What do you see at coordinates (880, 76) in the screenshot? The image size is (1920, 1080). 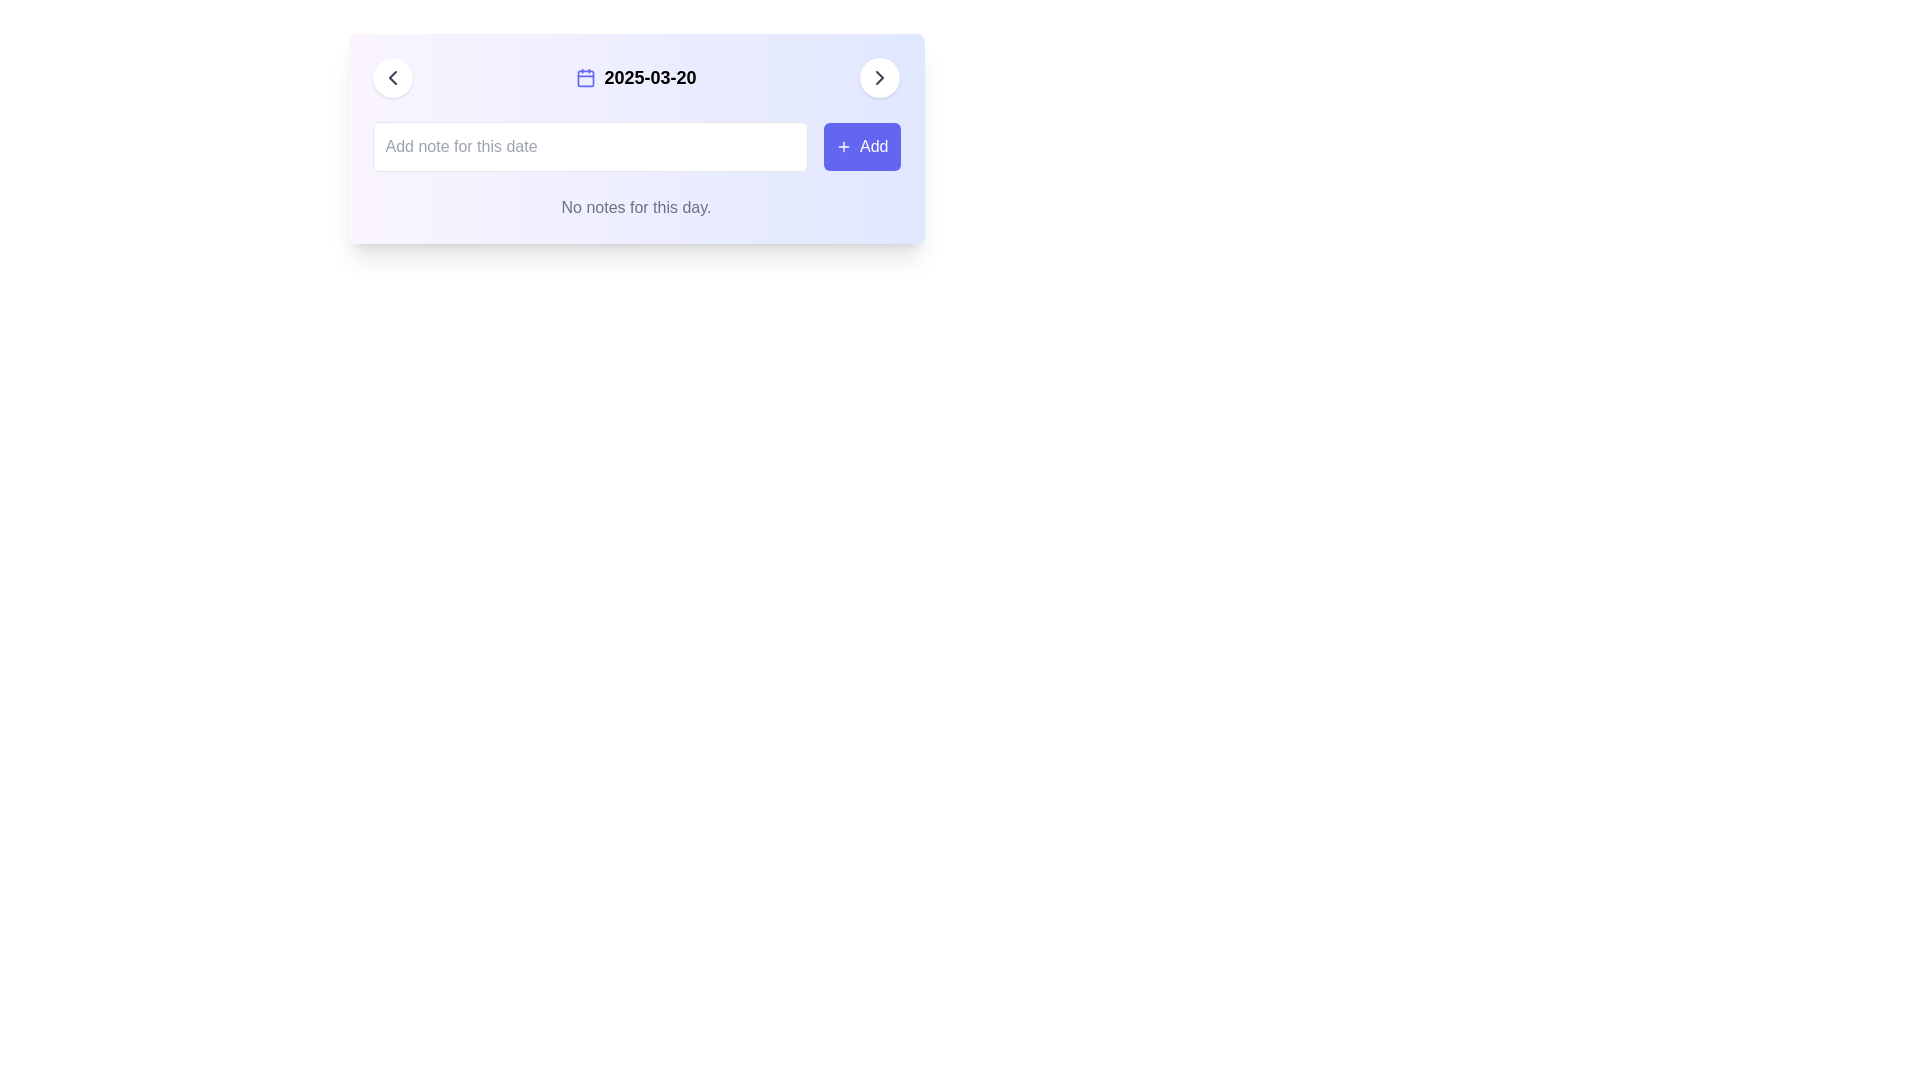 I see `the right-pointing chevron icon located in the upper-right corner of the interactive card section` at bounding box center [880, 76].